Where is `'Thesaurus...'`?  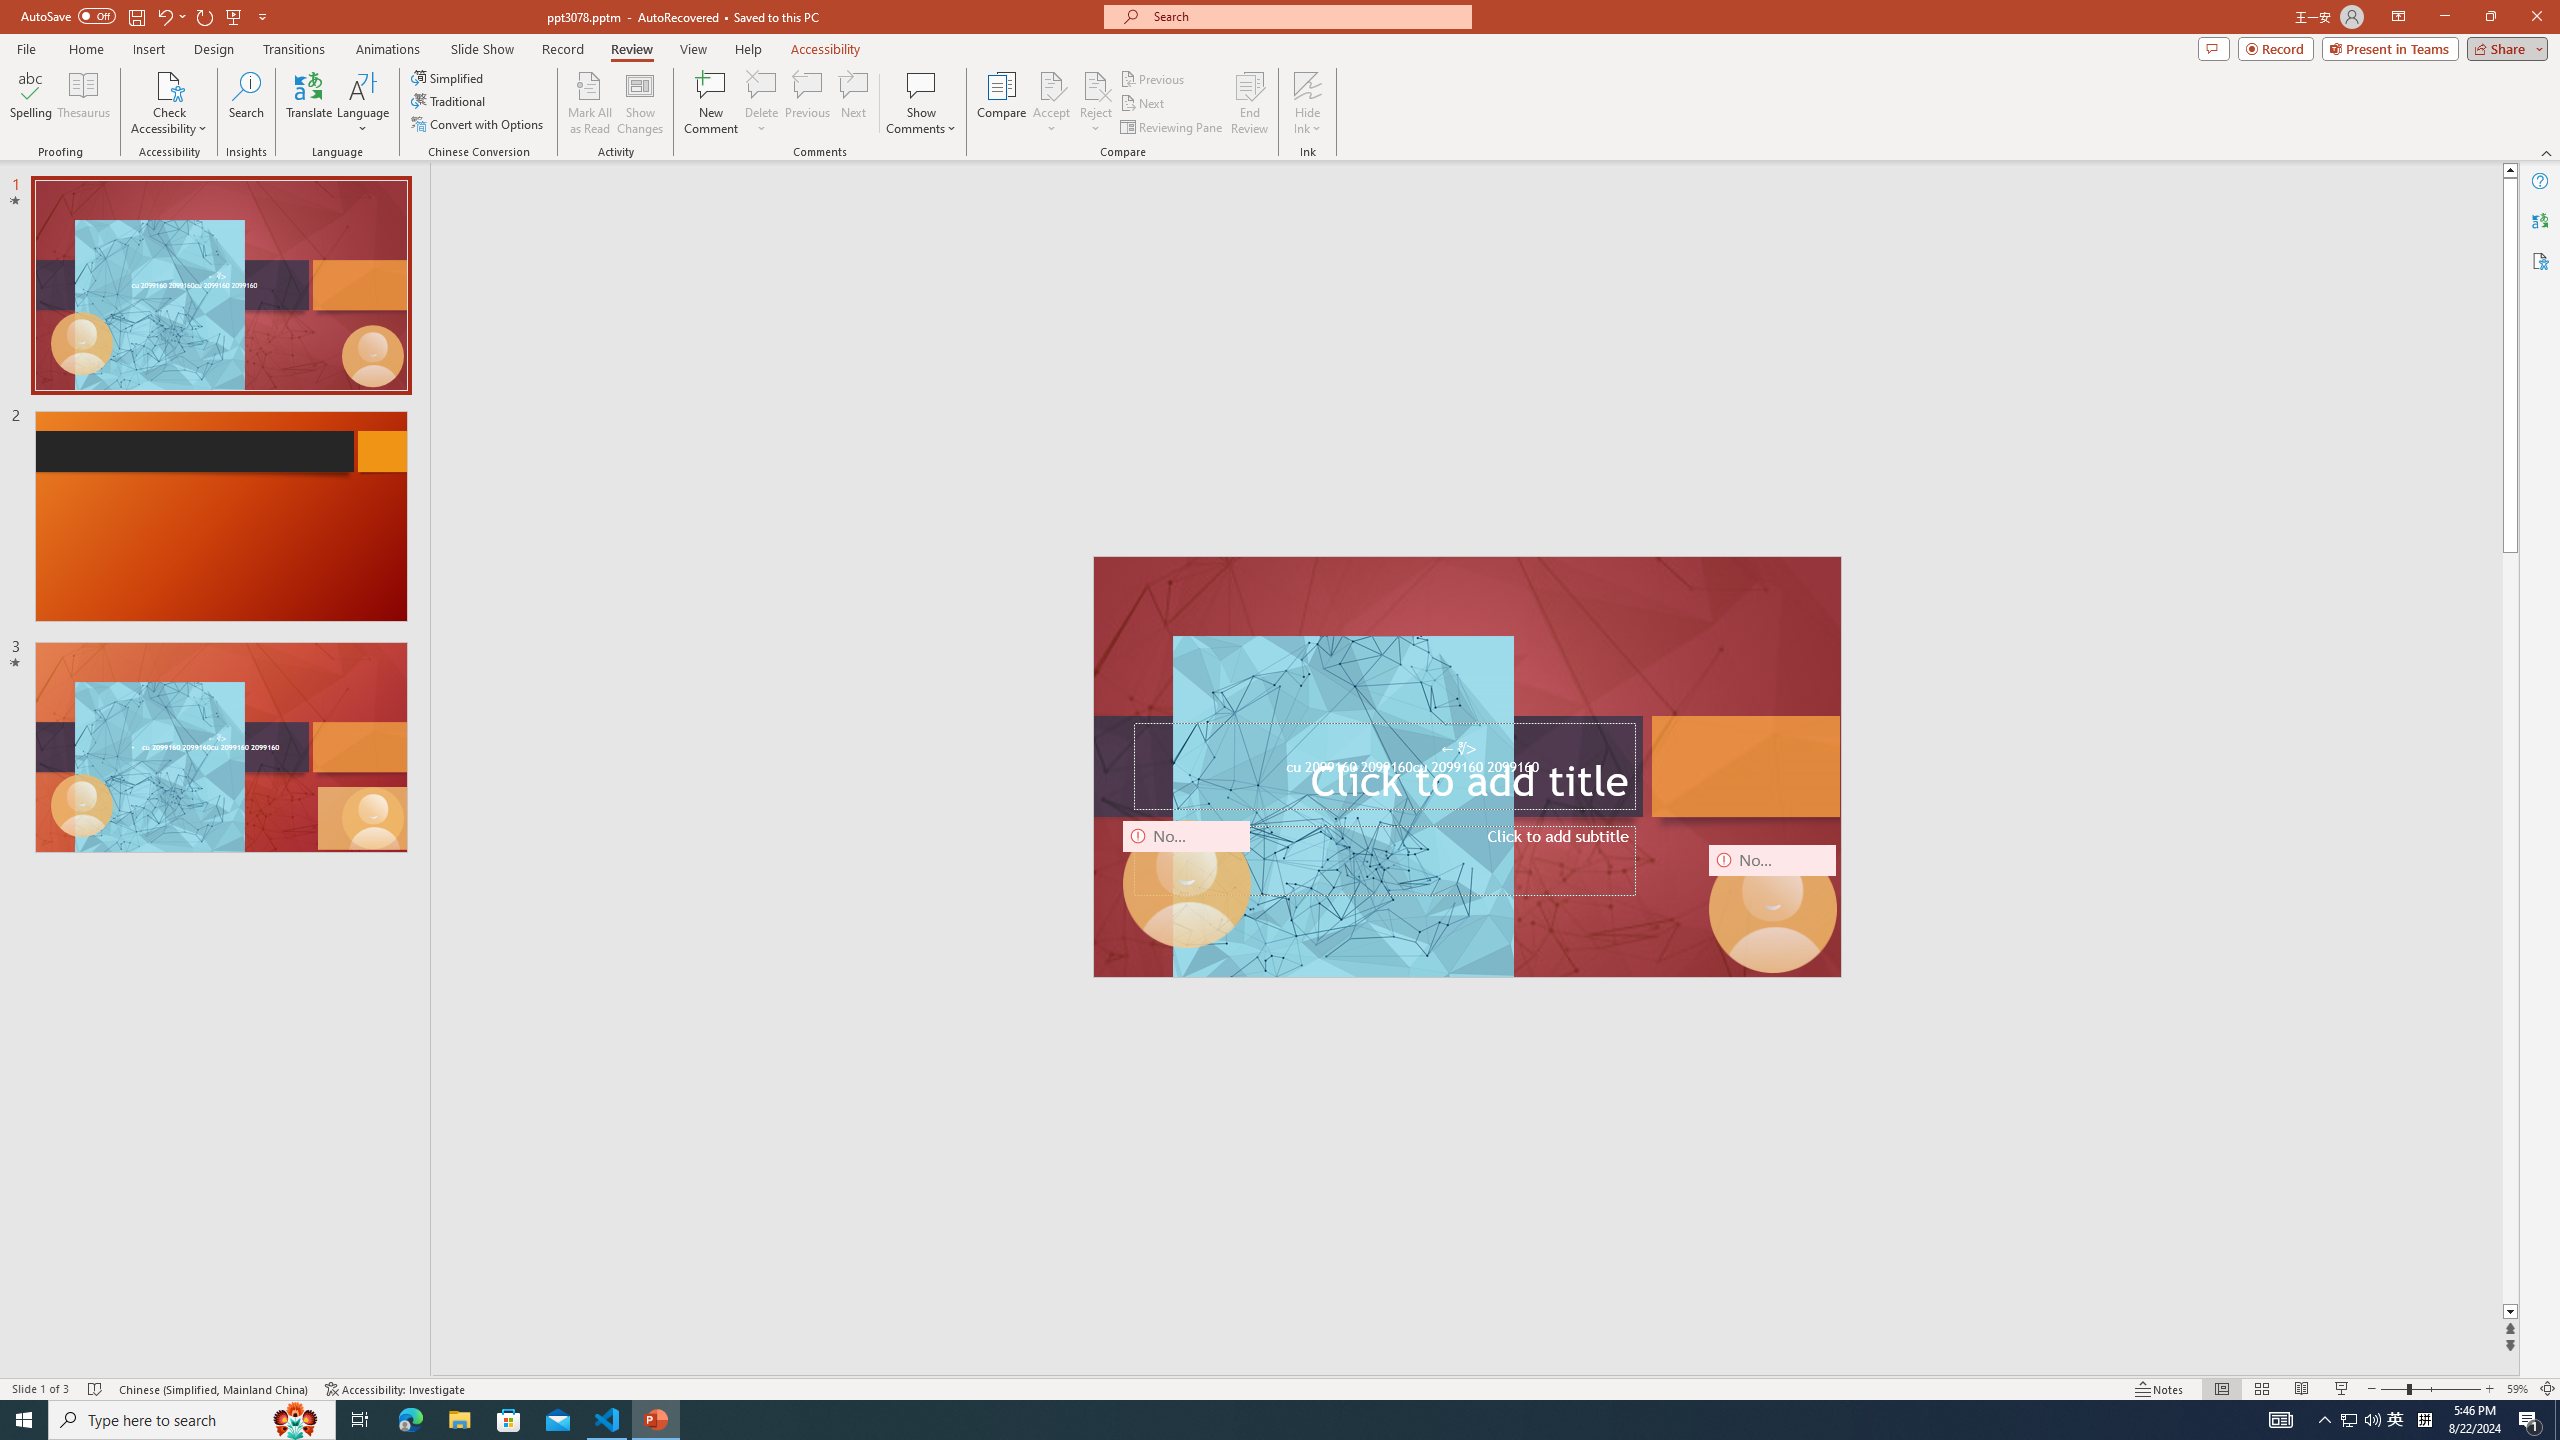 'Thesaurus...' is located at coordinates (82, 103).